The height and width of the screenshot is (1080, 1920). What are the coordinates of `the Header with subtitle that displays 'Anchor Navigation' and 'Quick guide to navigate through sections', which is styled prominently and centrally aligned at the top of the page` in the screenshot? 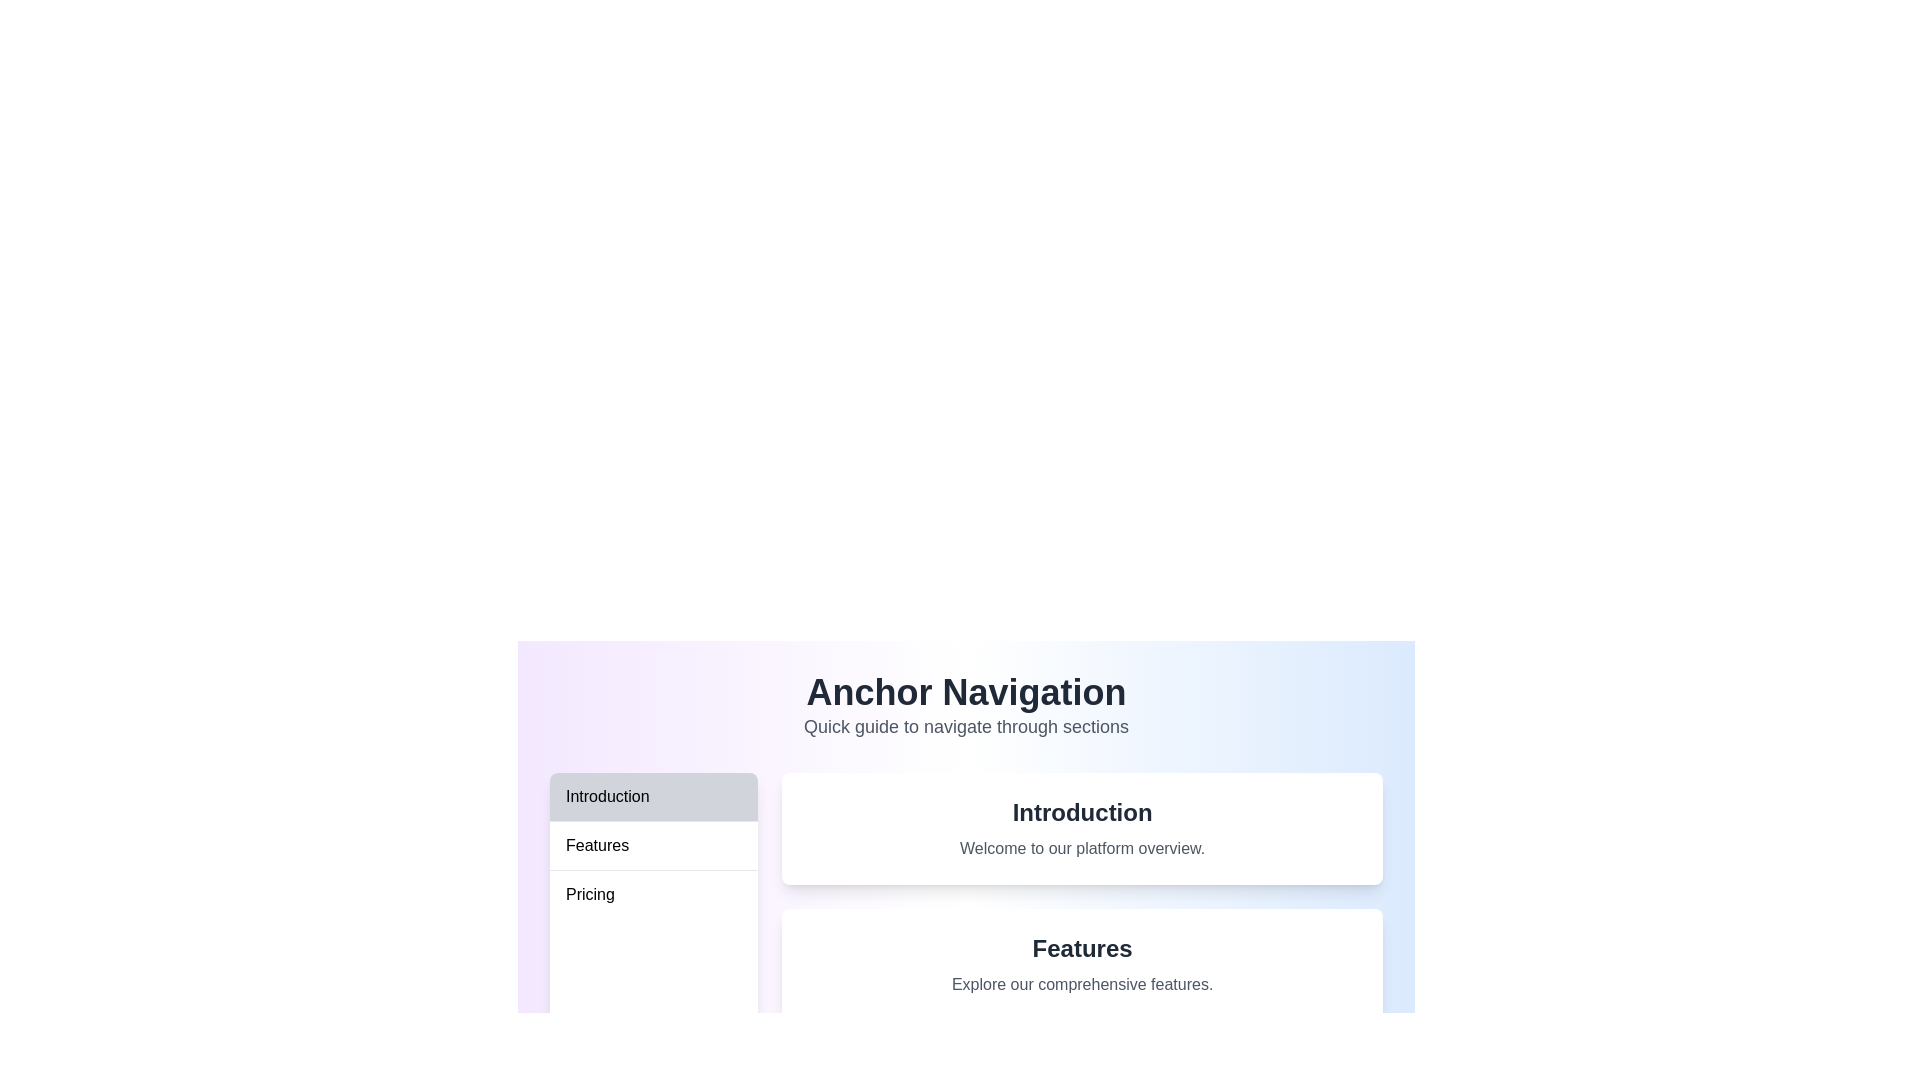 It's located at (966, 705).